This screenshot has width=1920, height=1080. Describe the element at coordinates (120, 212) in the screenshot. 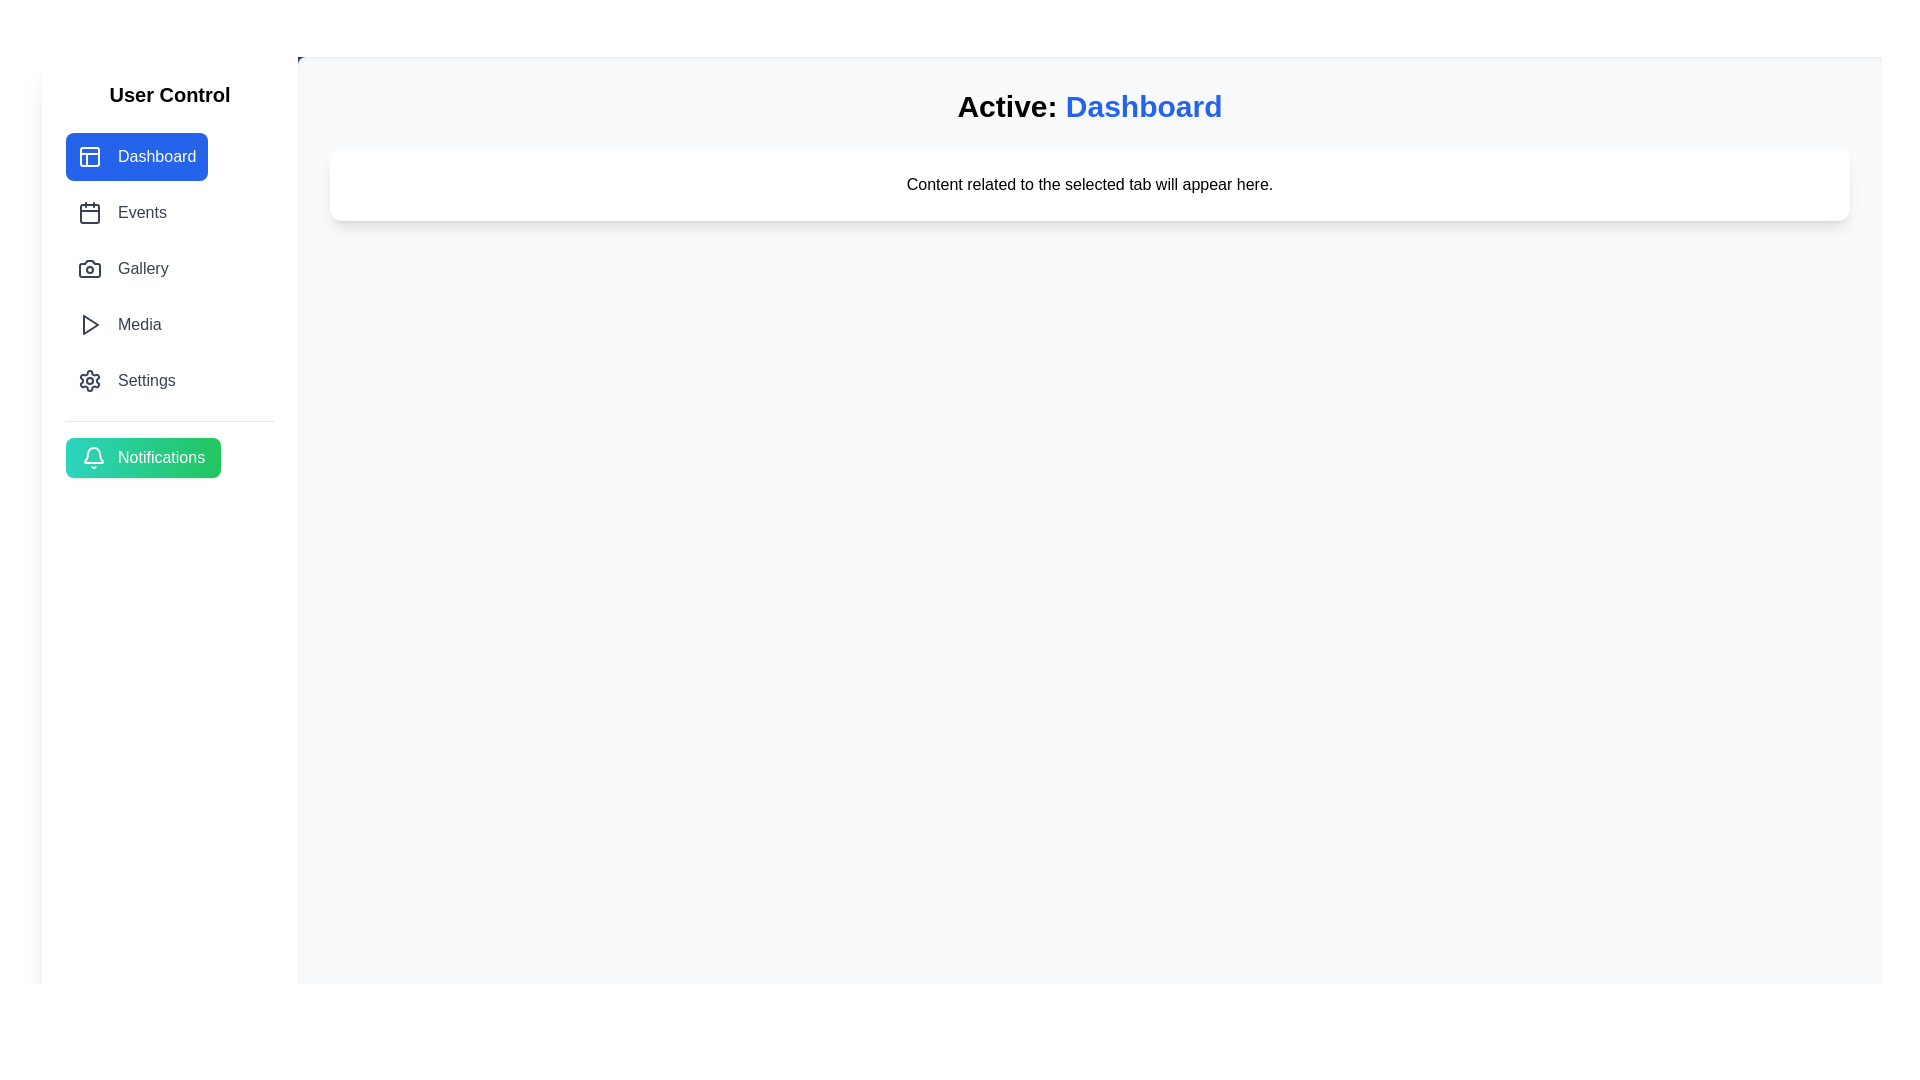

I see `the tab labeled Events to navigate to it` at that location.